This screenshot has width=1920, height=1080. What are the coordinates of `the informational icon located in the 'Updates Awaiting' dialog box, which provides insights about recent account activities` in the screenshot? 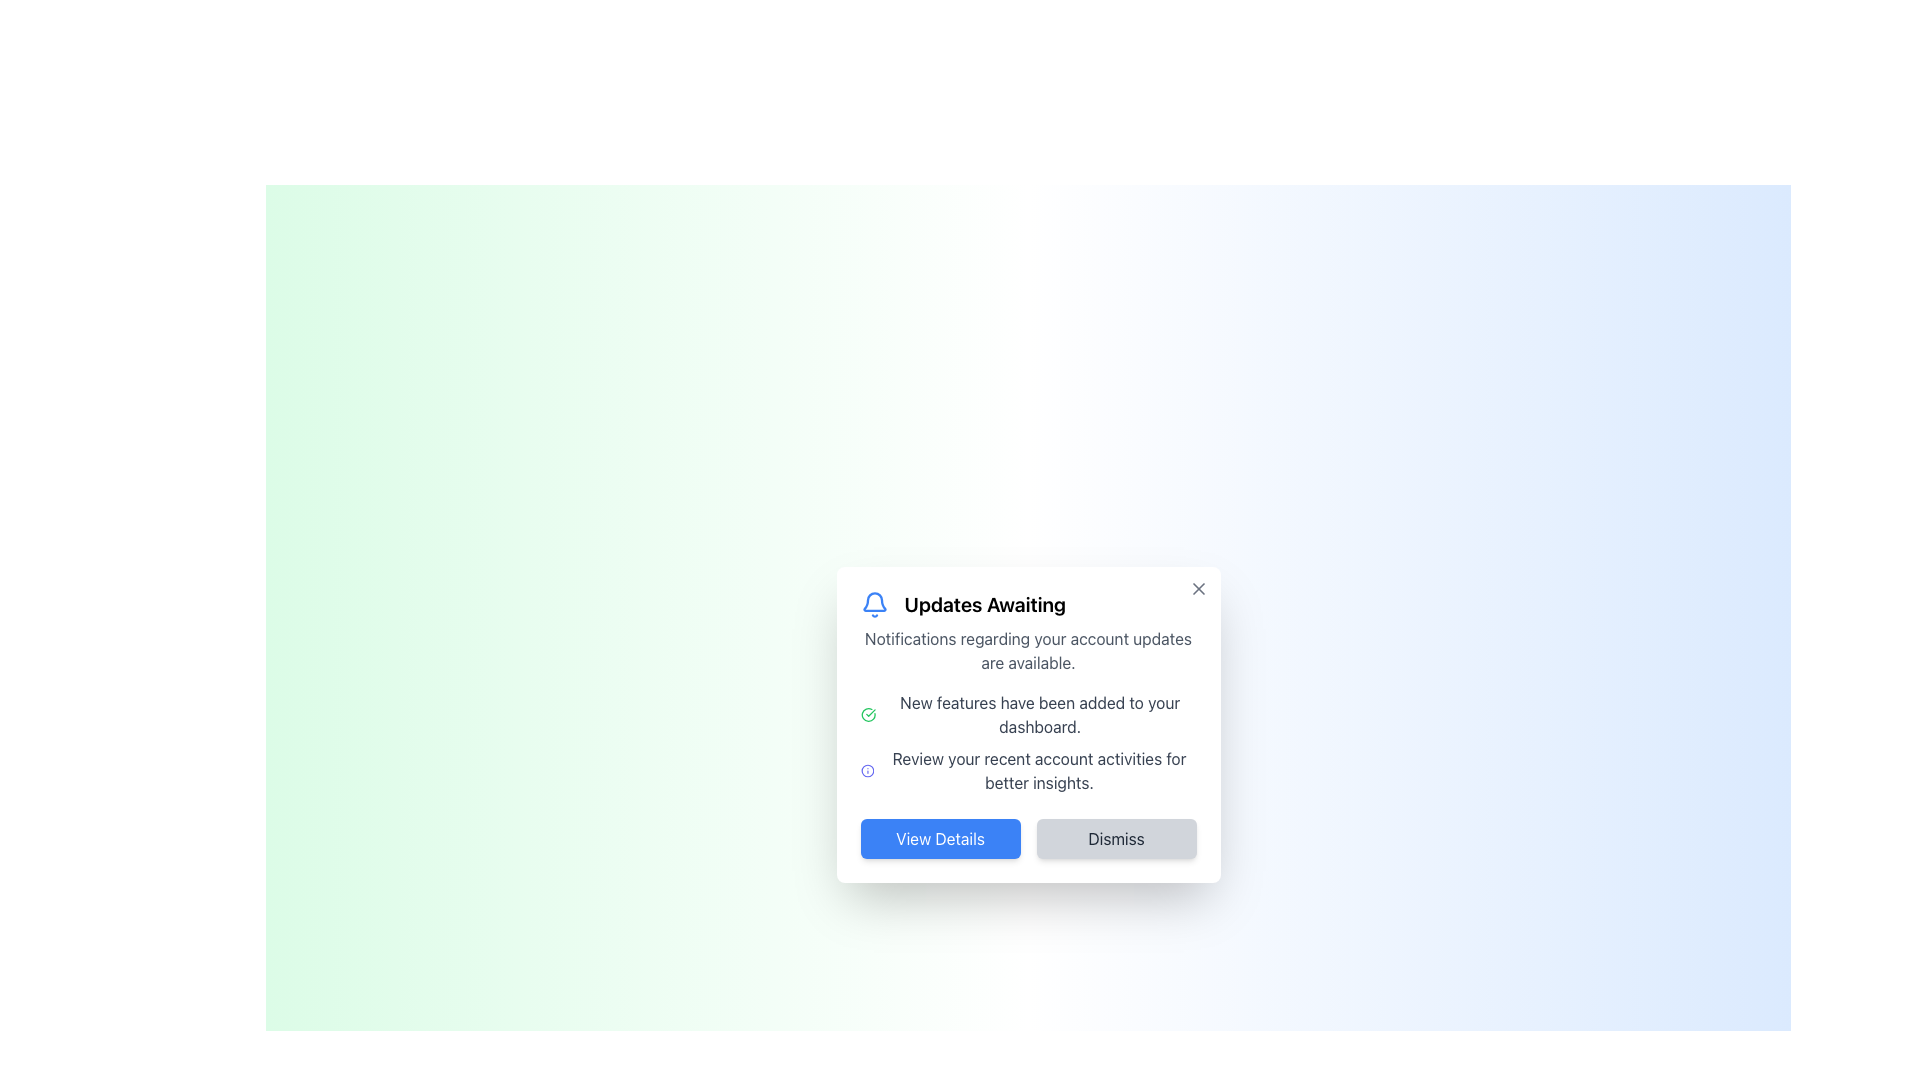 It's located at (1028, 770).